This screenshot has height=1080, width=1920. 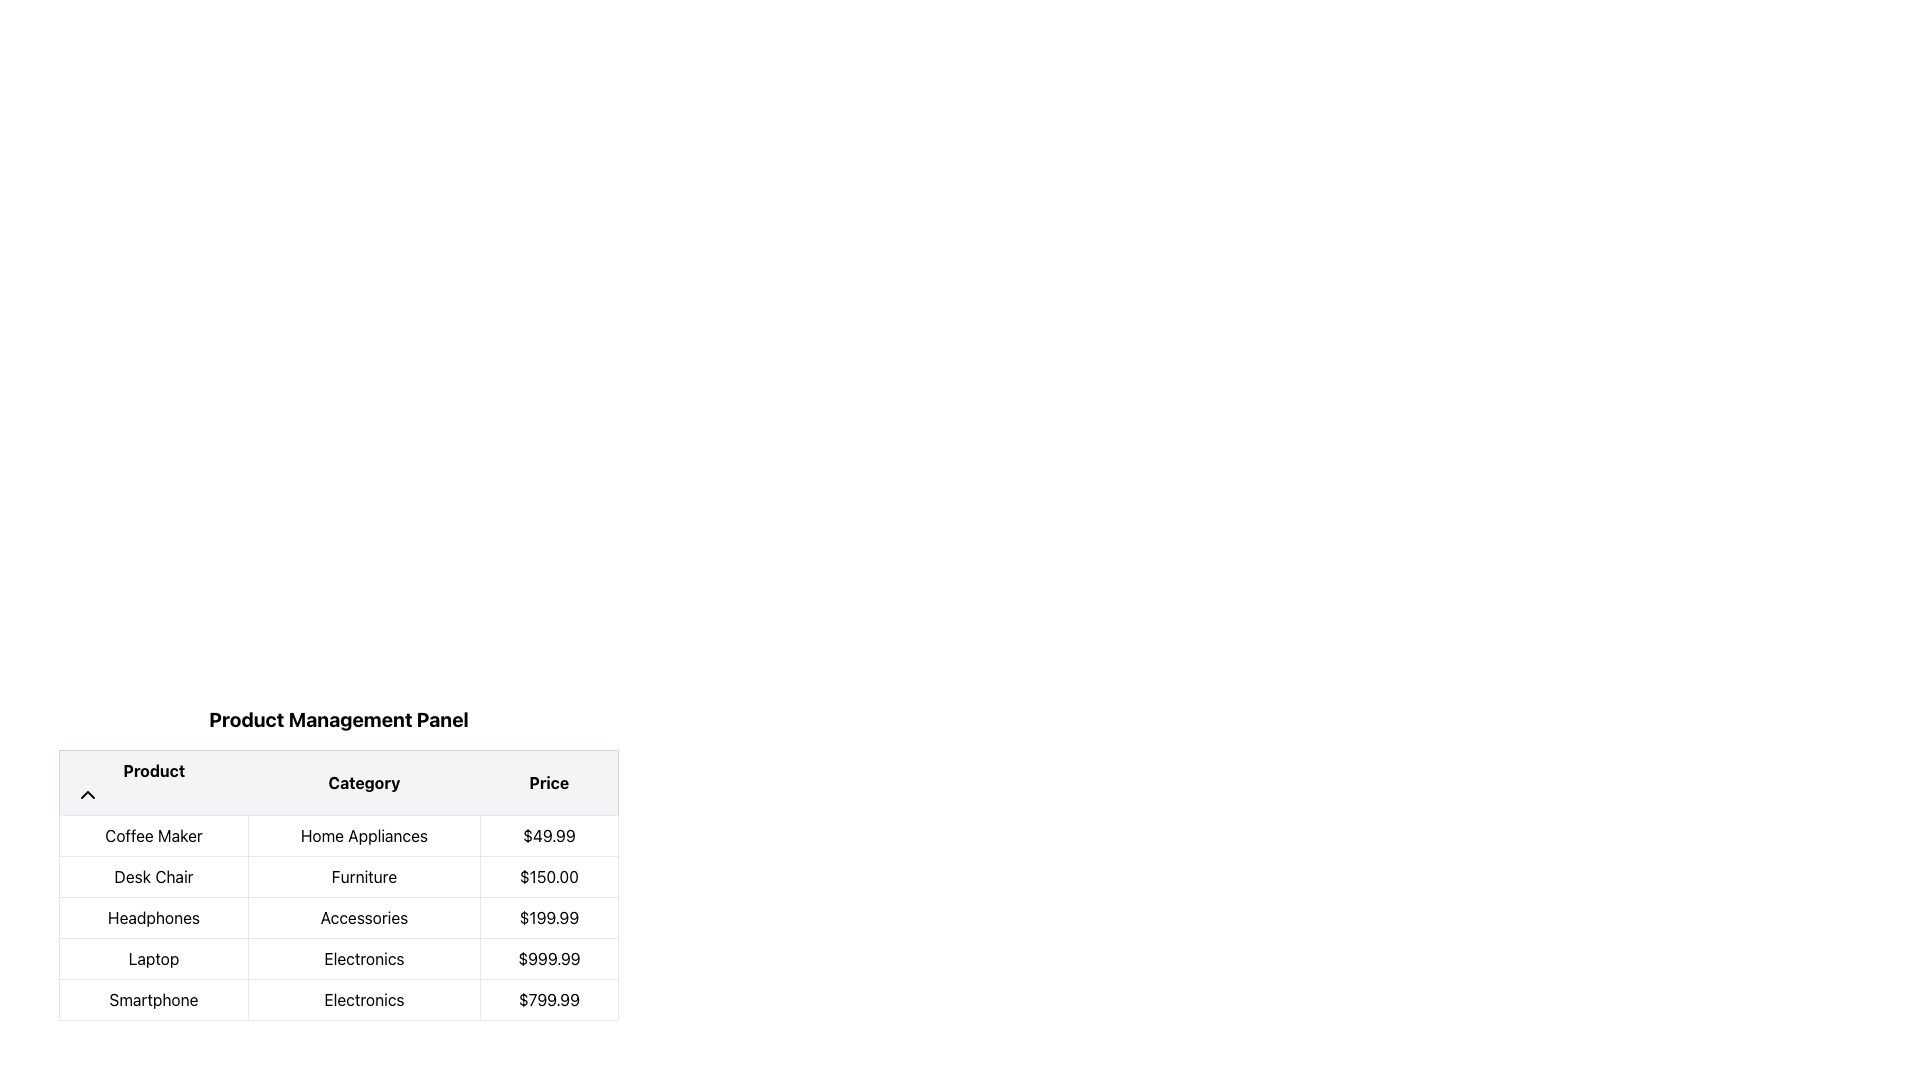 I want to click on the 'Home Appliances' text label in the 'Category' column of the 'Product Management Panel' table, so click(x=364, y=836).